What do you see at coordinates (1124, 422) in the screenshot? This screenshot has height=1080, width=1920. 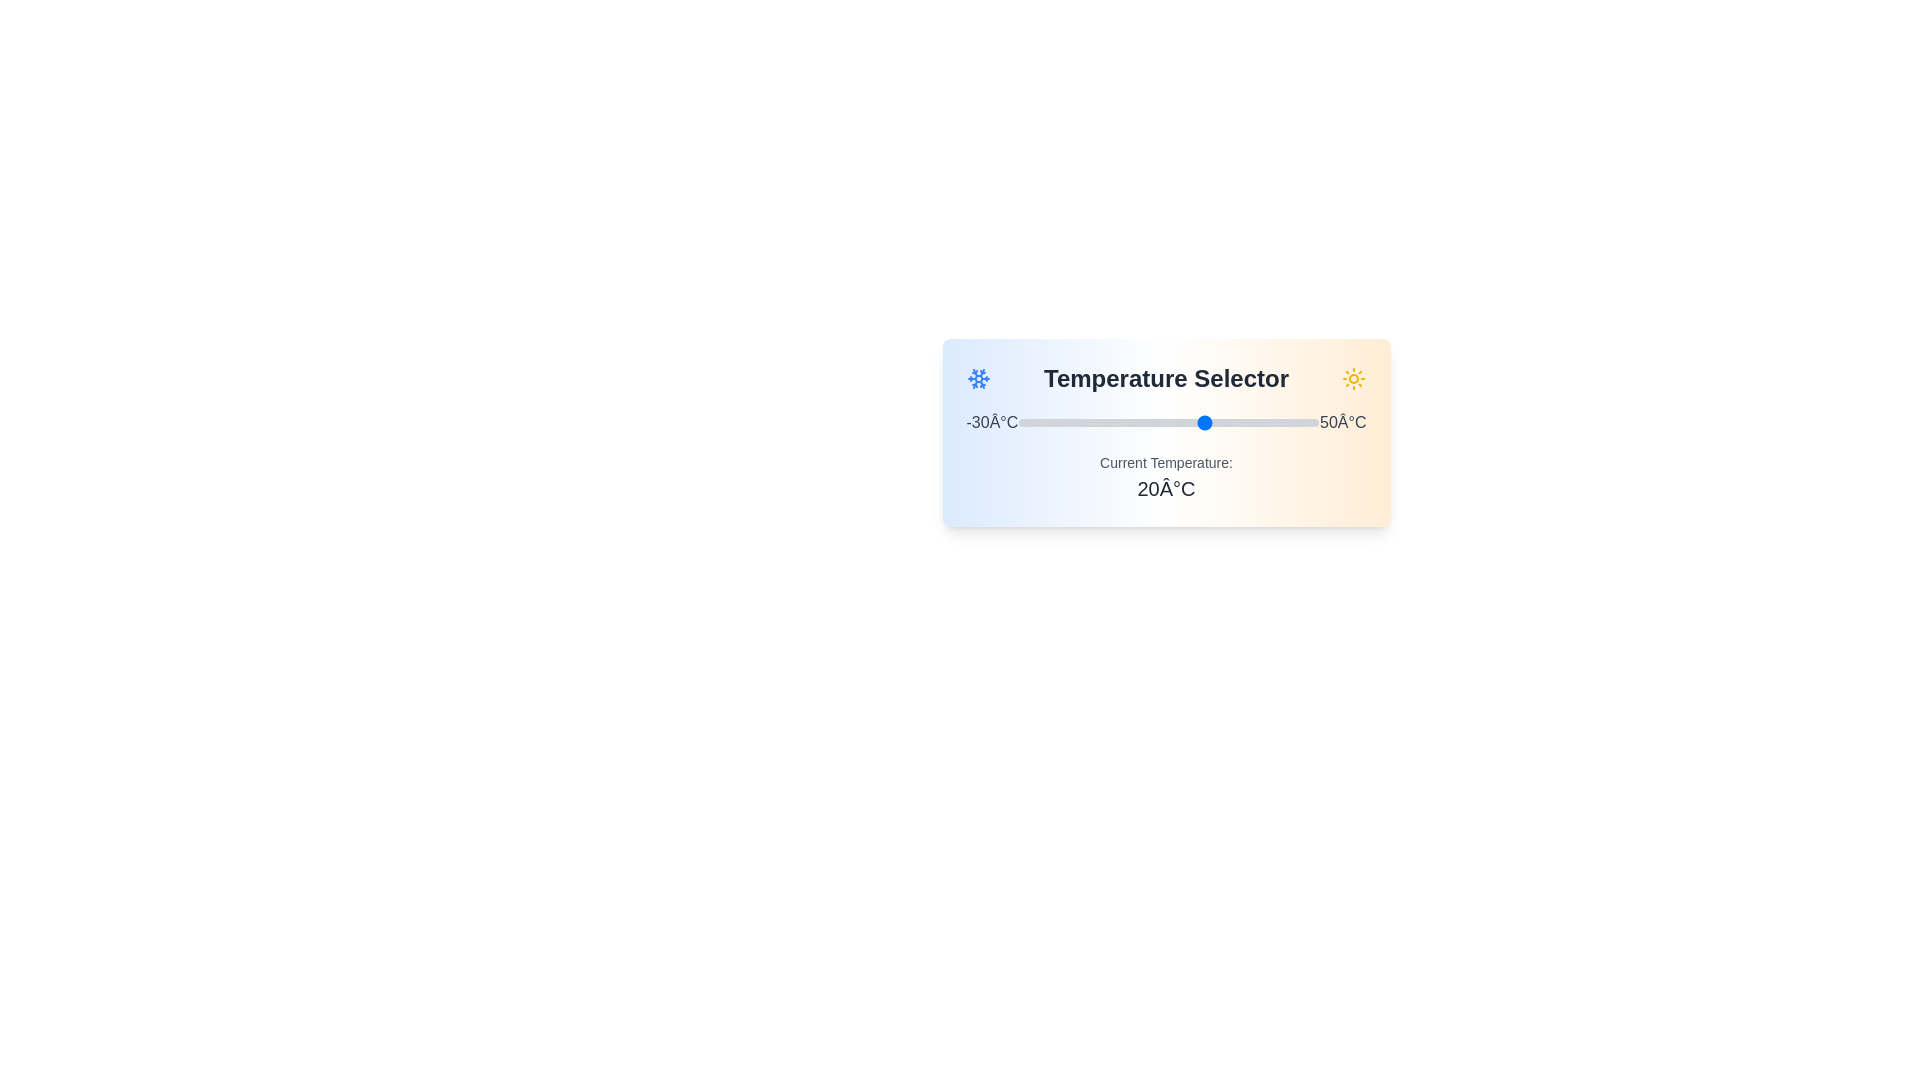 I see `the temperature slider` at bounding box center [1124, 422].